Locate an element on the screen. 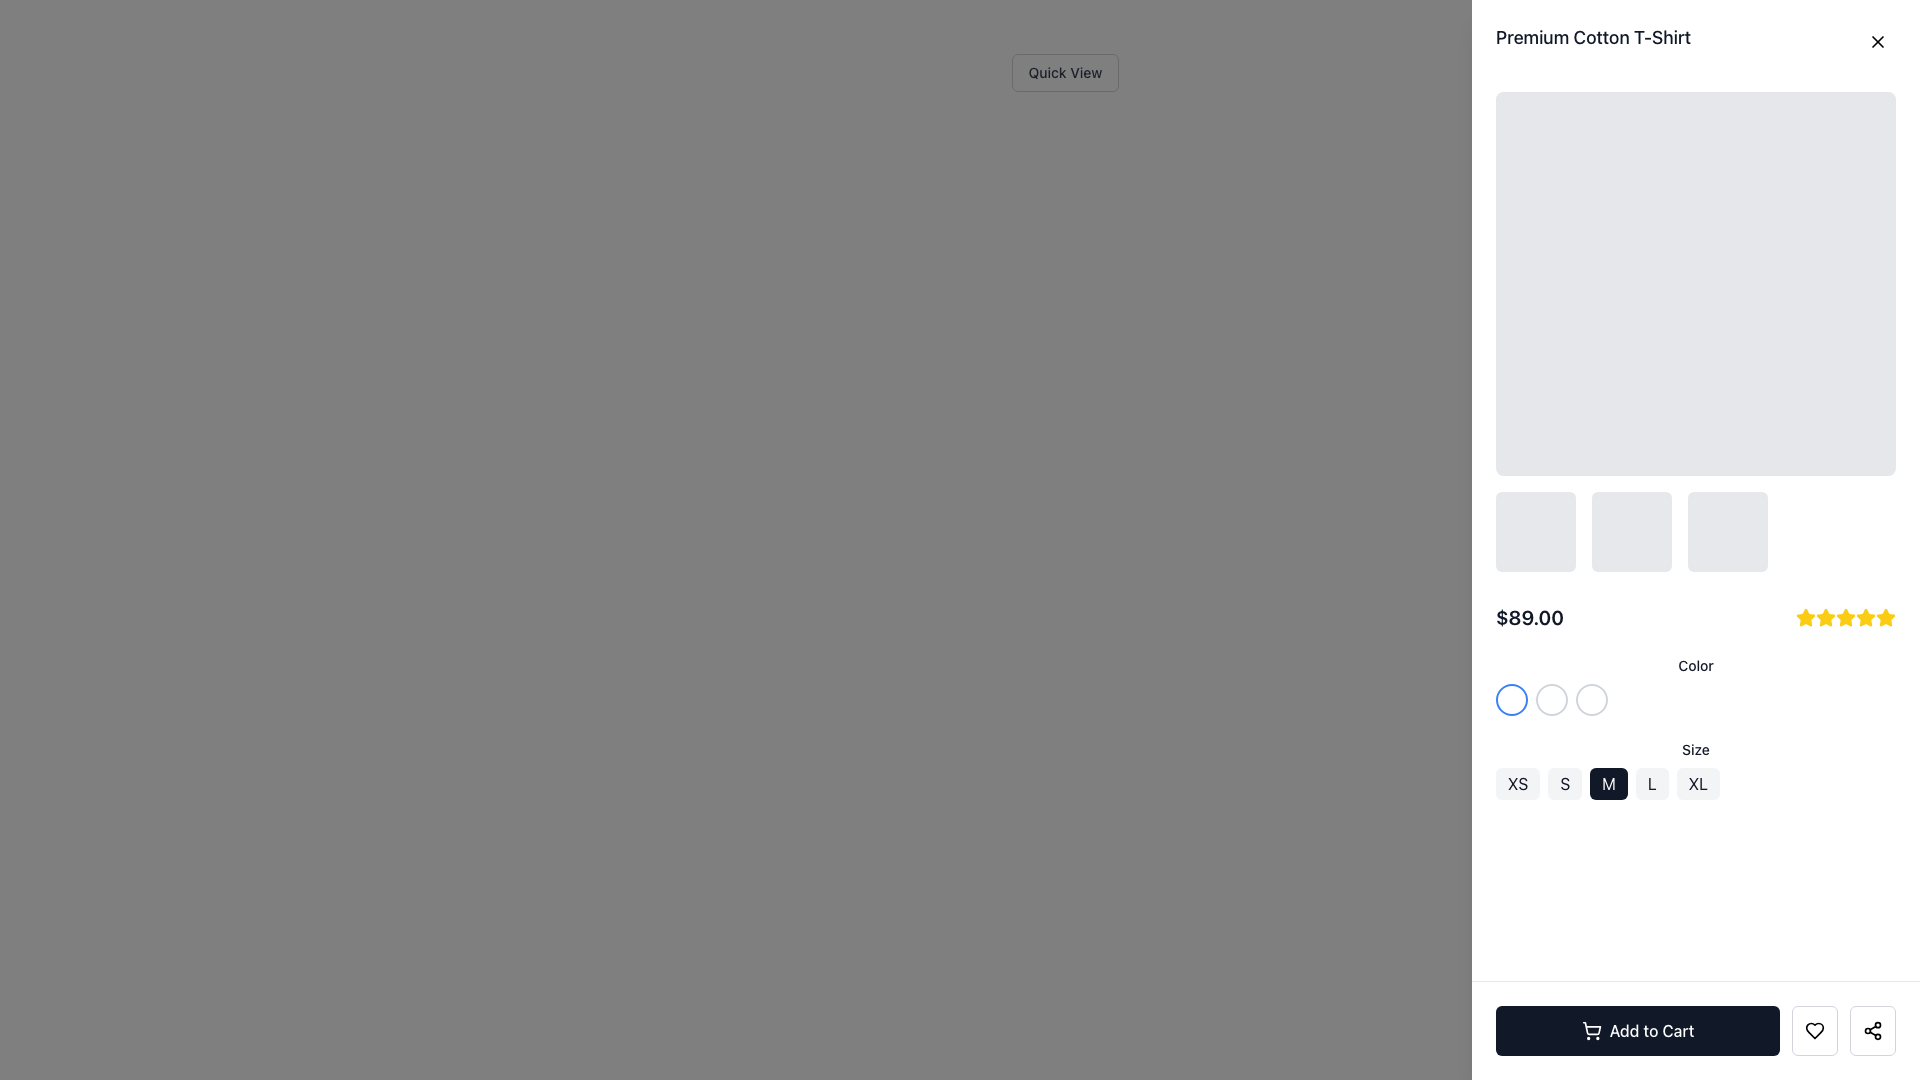 This screenshot has height=1080, width=1920. the rectangular button labeled 'XL' with a light gray background is located at coordinates (1697, 782).